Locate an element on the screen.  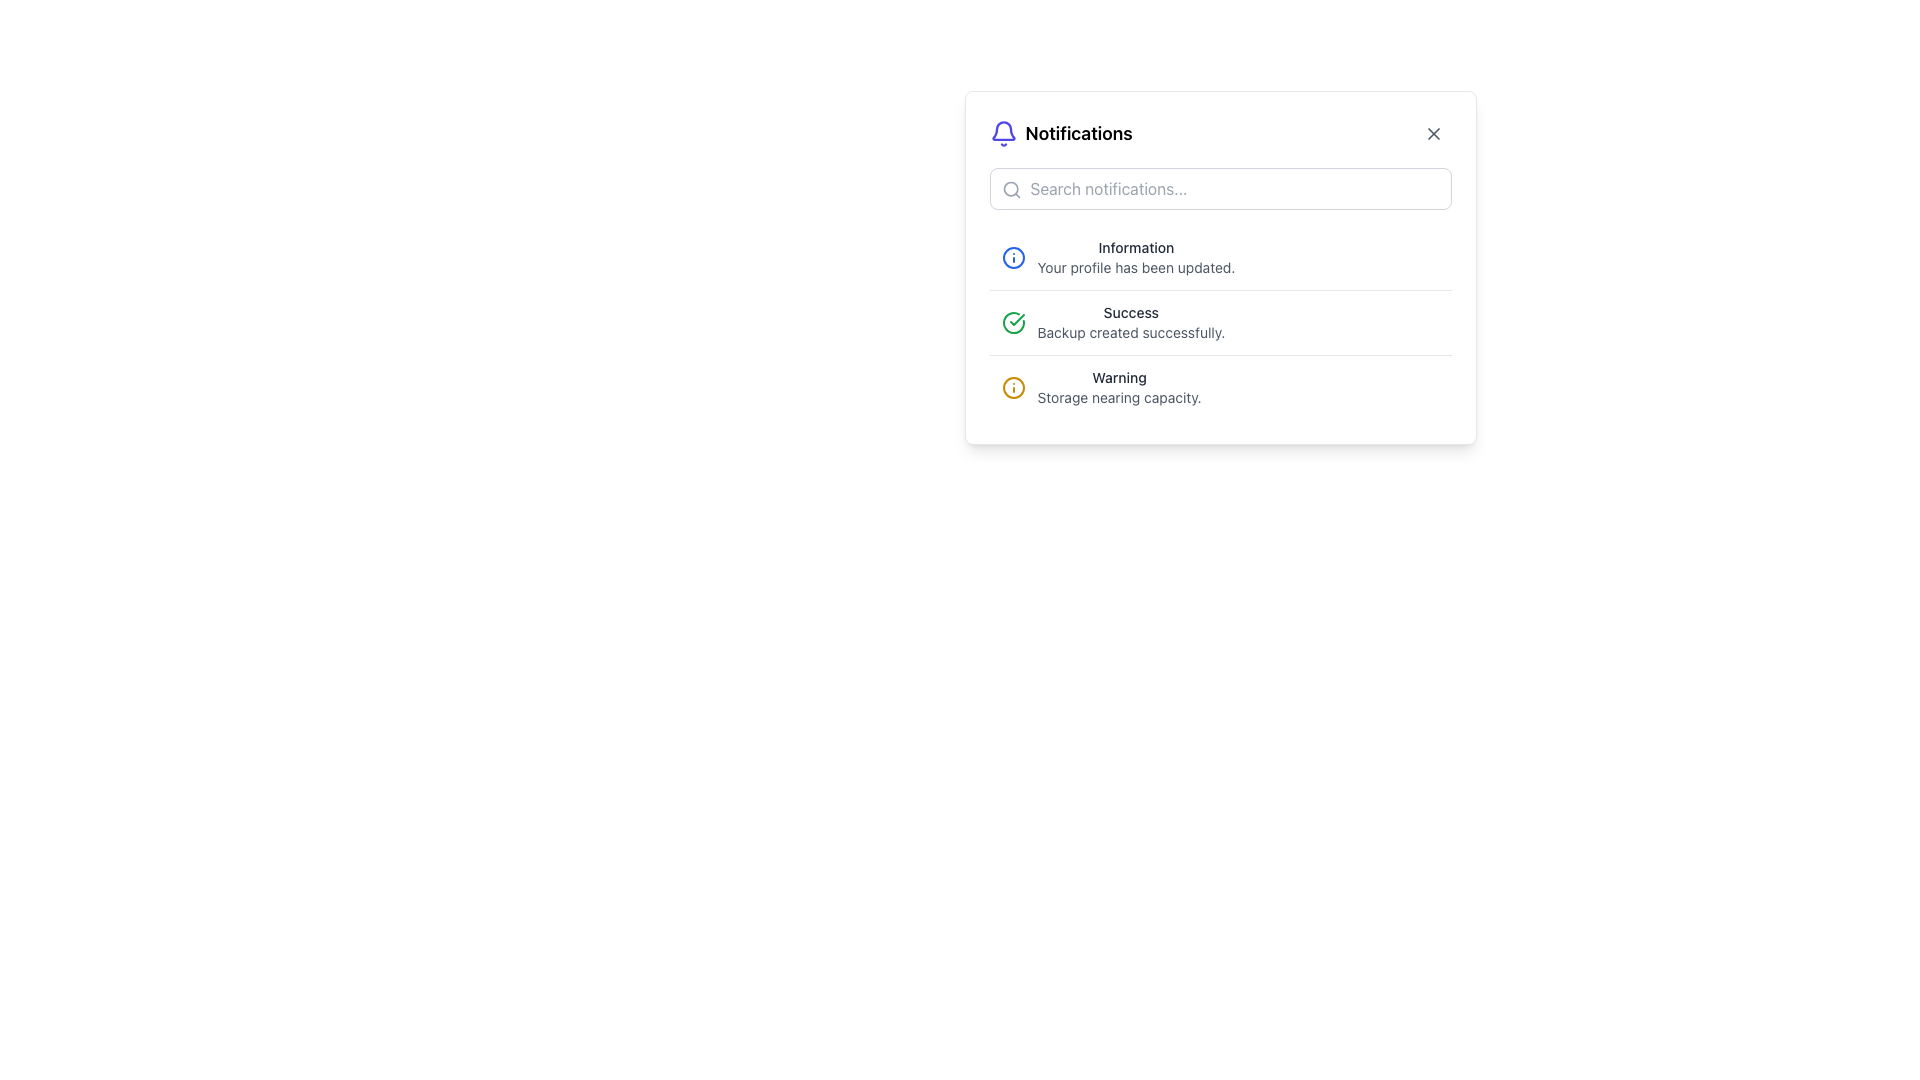
the bell icon with a blue outline, located near the header titled 'Notifications' is located at coordinates (1003, 134).